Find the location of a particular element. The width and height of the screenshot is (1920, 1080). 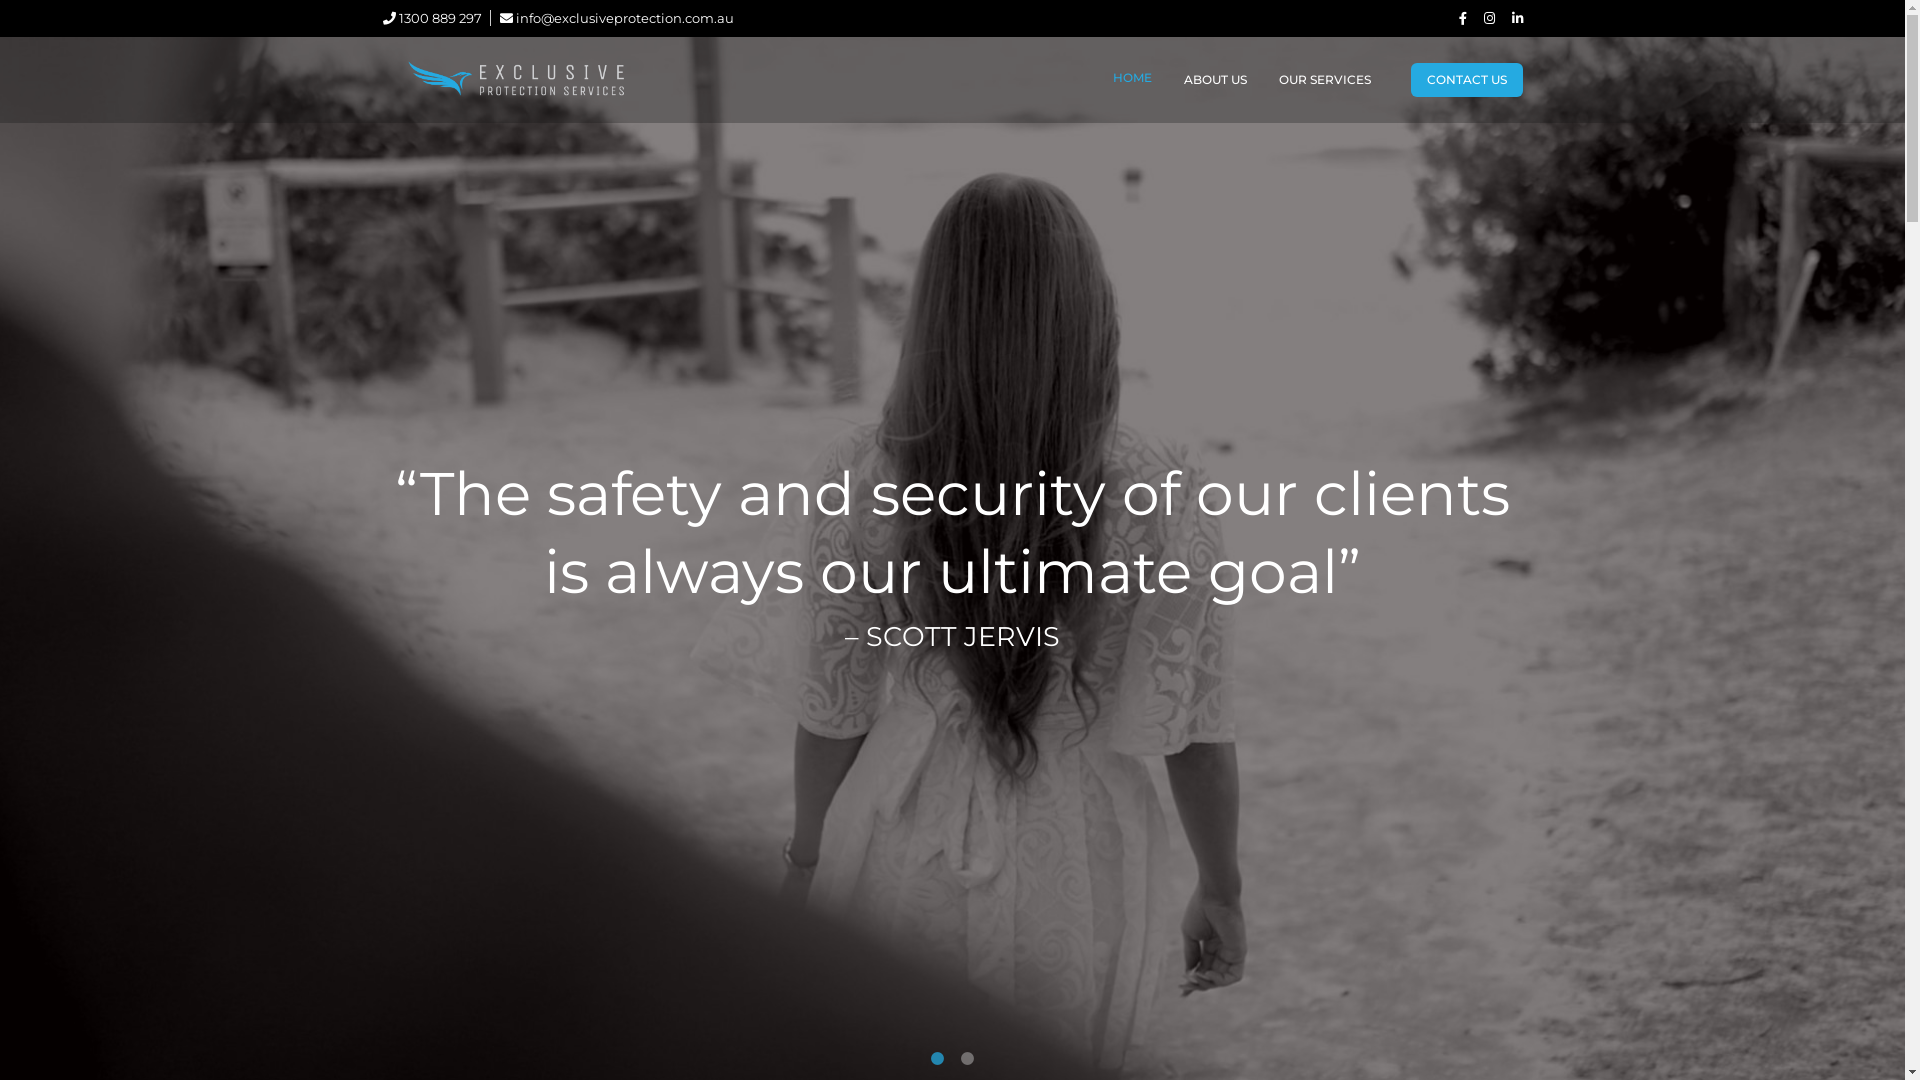

'HOME' is located at coordinates (1131, 76).